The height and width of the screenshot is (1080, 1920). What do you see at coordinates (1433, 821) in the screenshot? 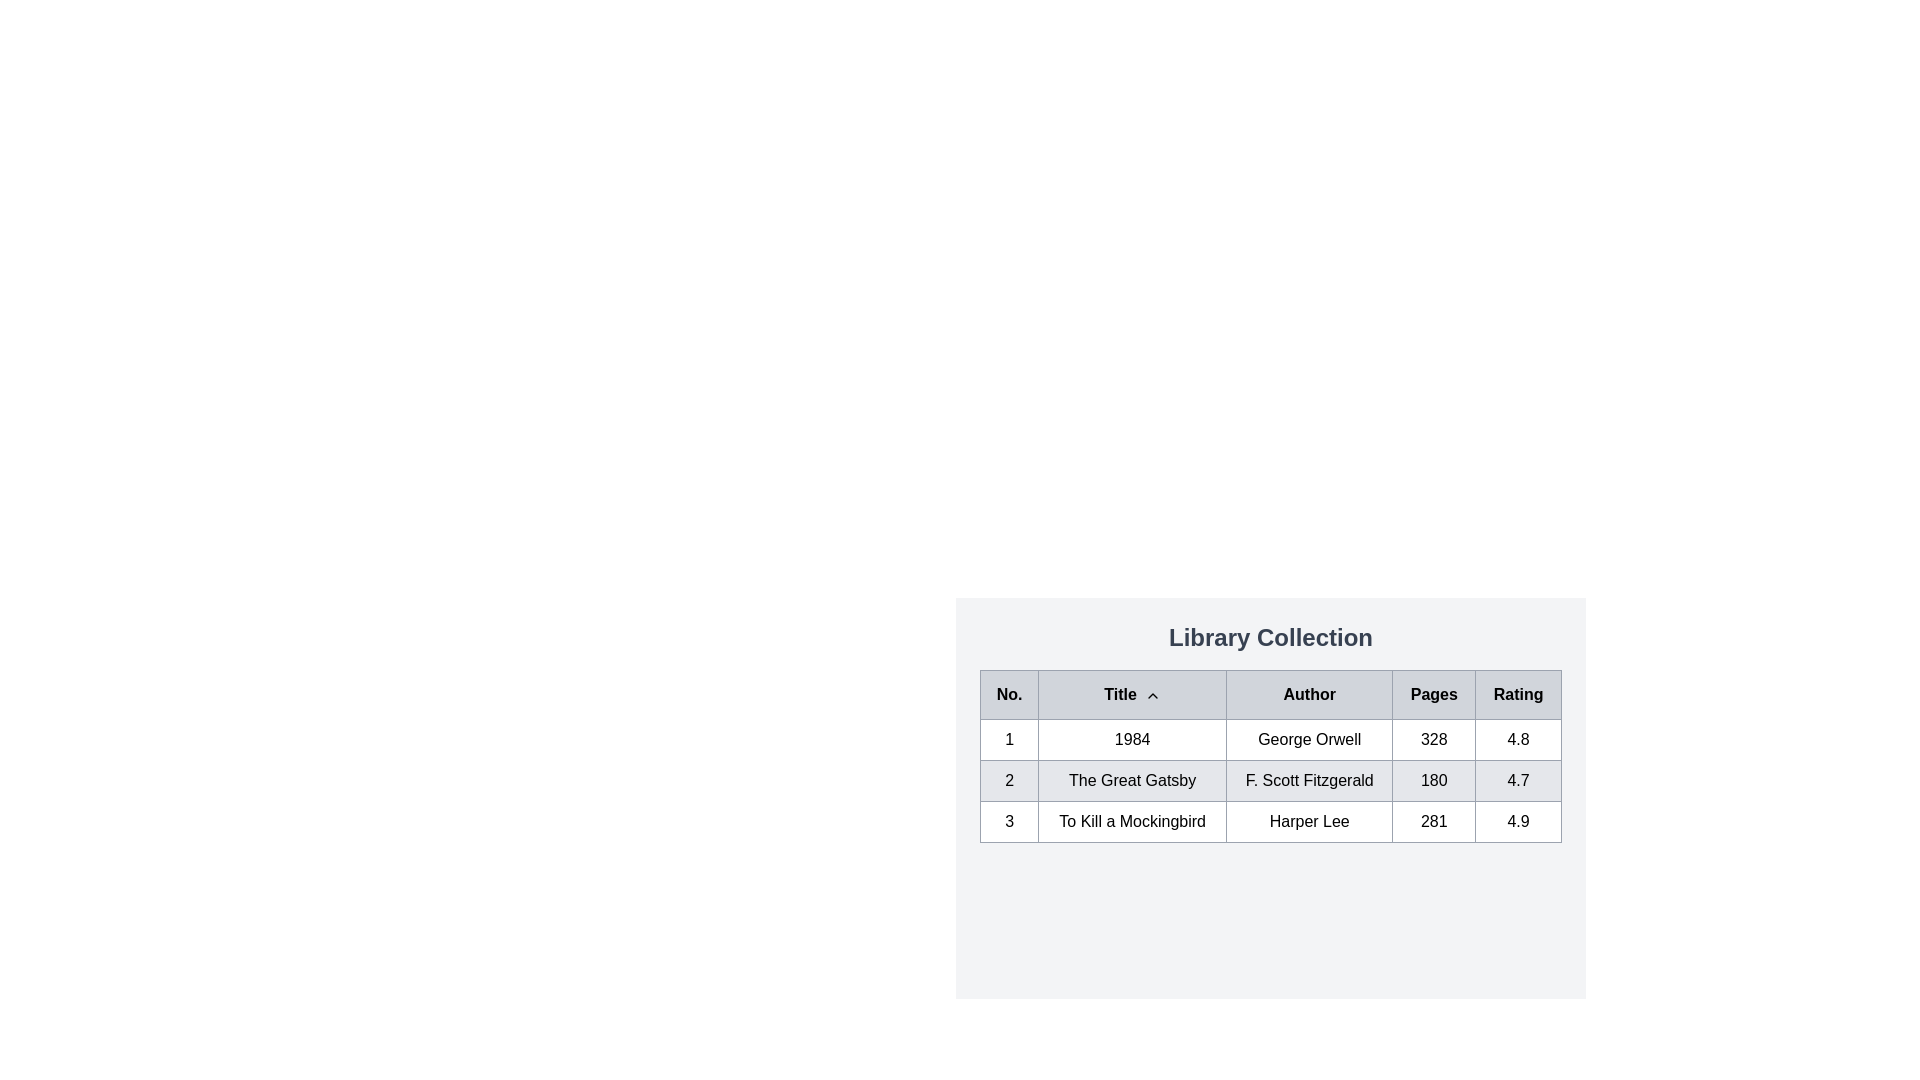
I see `the Text Display Field displaying the number '281' located in the 'Pages' column for 'To Kill a Mockingbird' by 'Harper Lee'` at bounding box center [1433, 821].